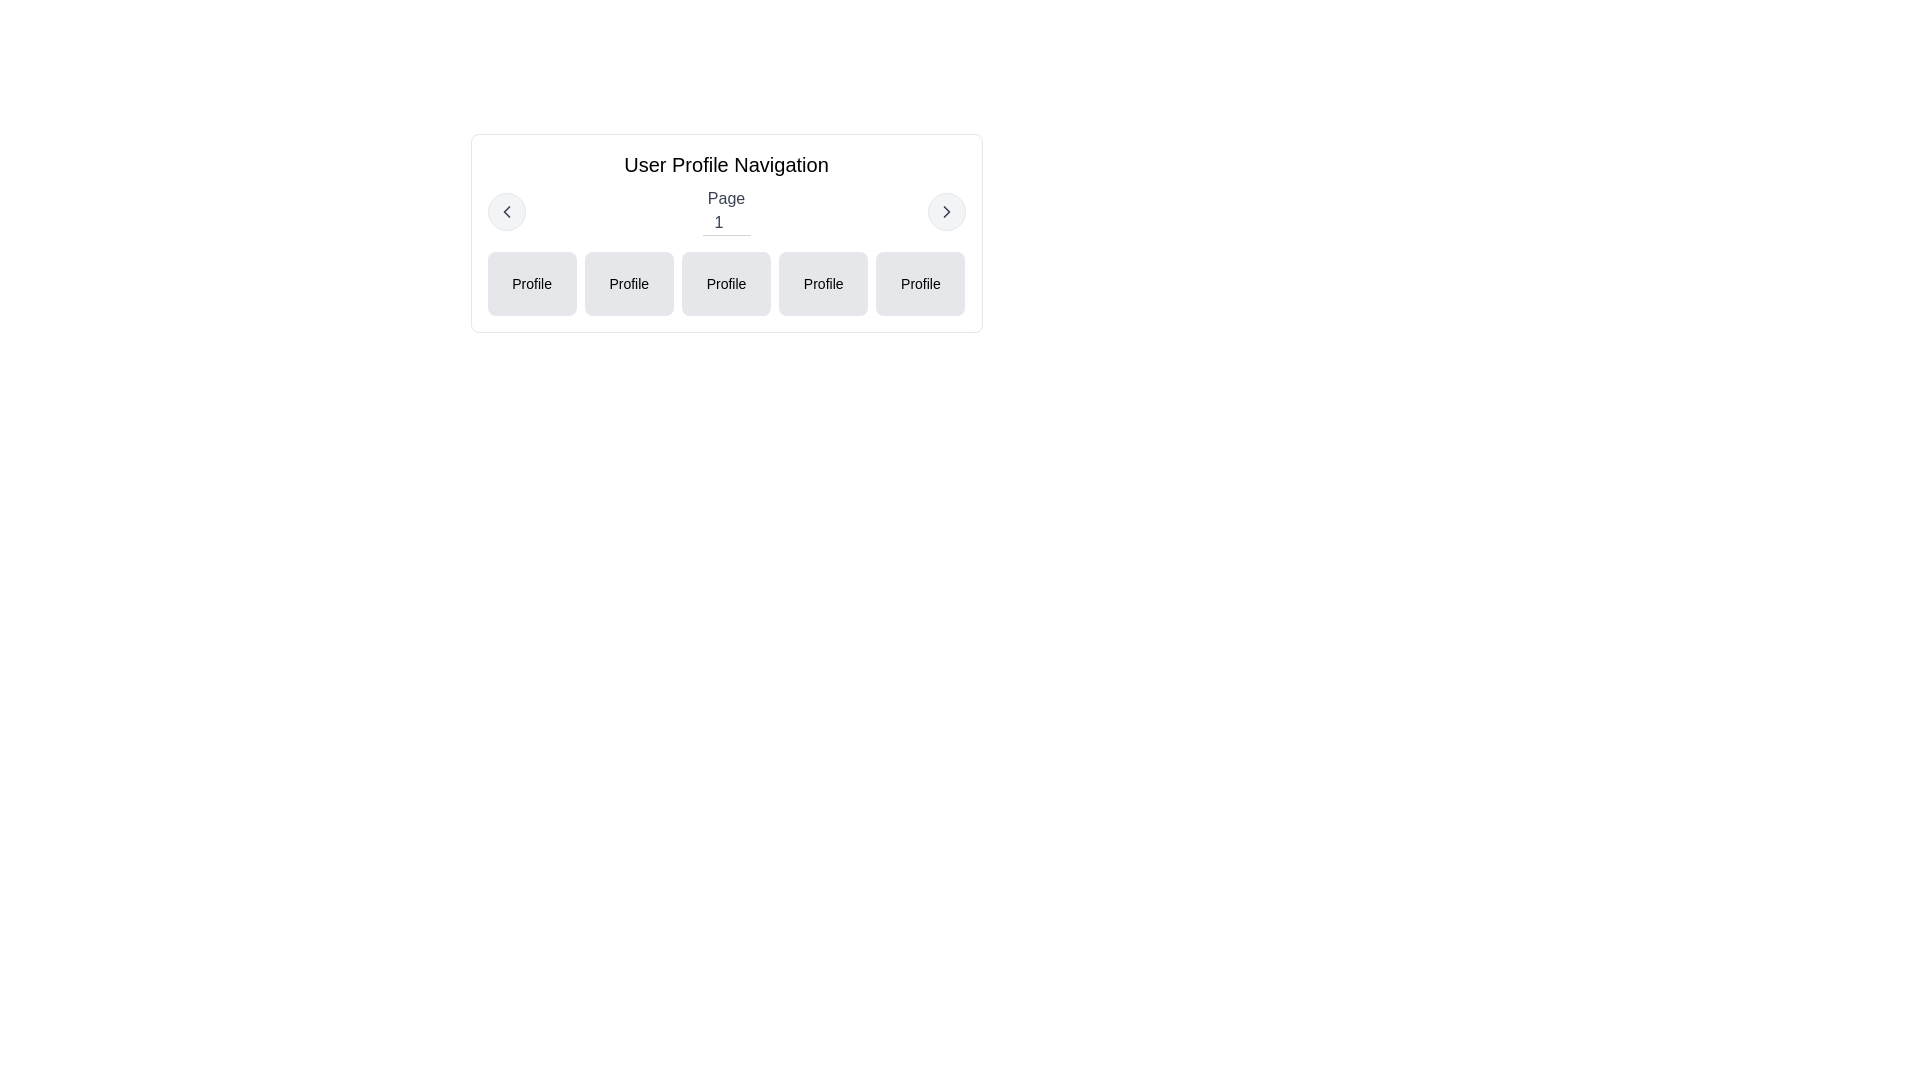 The image size is (1920, 1080). I want to click on the right-pointing chevron icon, which is styled as a small arrow on a light gray circular background, located at the right edge of the navigation section, so click(945, 211).